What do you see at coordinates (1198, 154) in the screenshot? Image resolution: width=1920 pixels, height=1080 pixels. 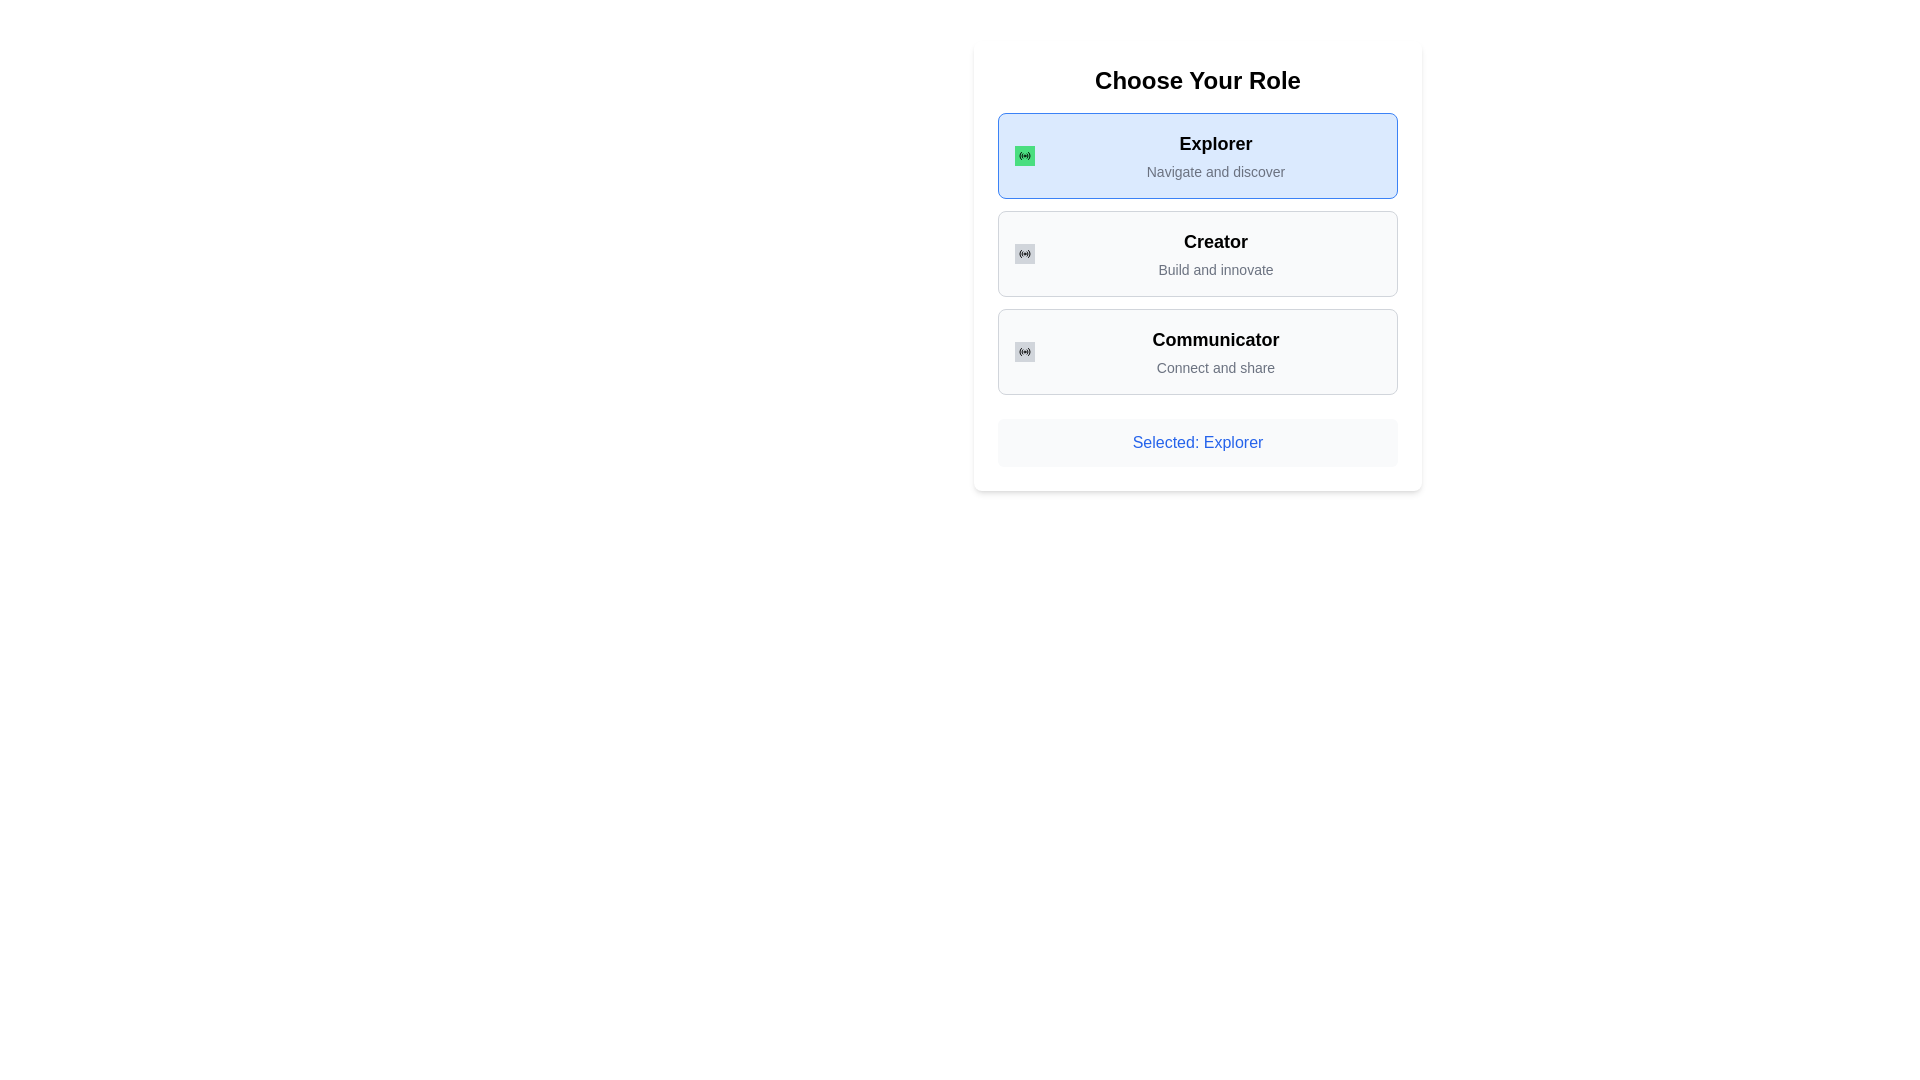 I see `the 'Explorer' role selection button, which is the topmost button in the 'Choose Your Role' panel` at bounding box center [1198, 154].